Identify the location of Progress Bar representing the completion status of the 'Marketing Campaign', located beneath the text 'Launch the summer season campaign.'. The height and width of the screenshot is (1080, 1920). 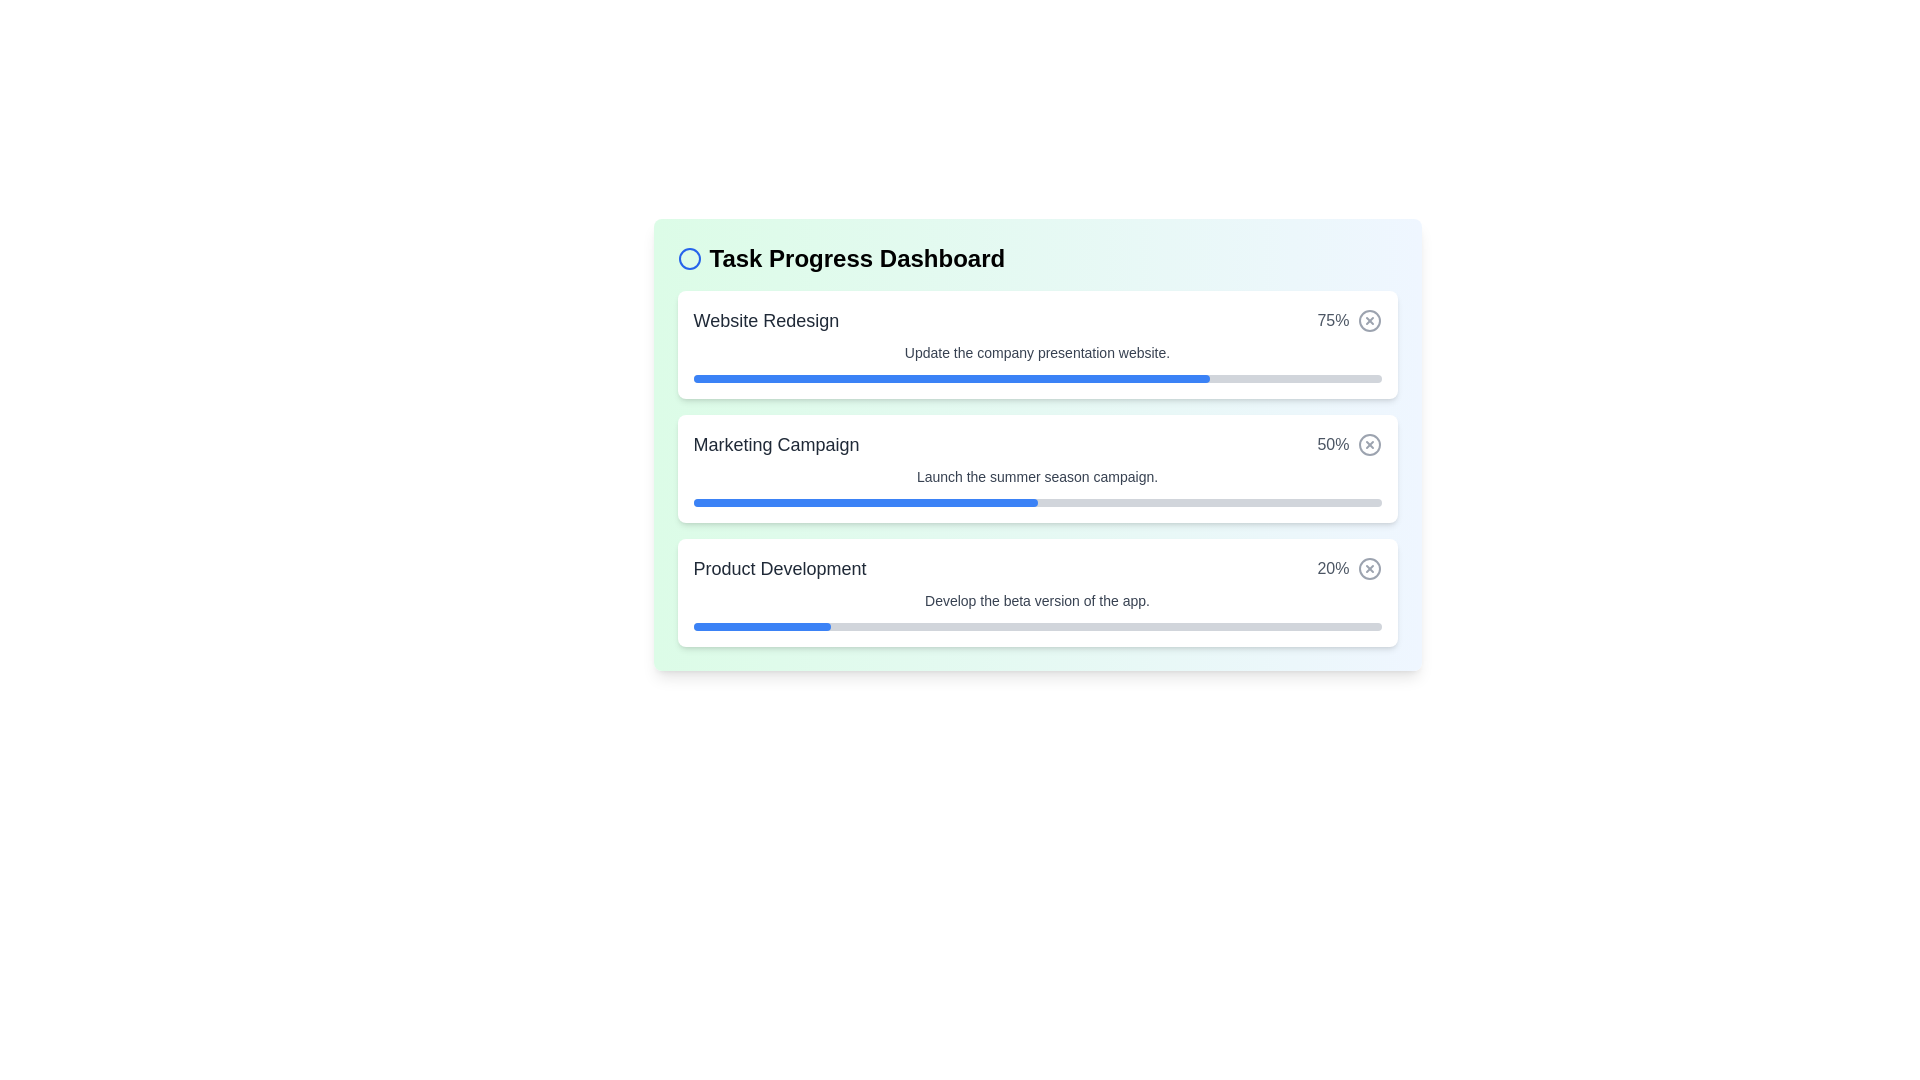
(1037, 501).